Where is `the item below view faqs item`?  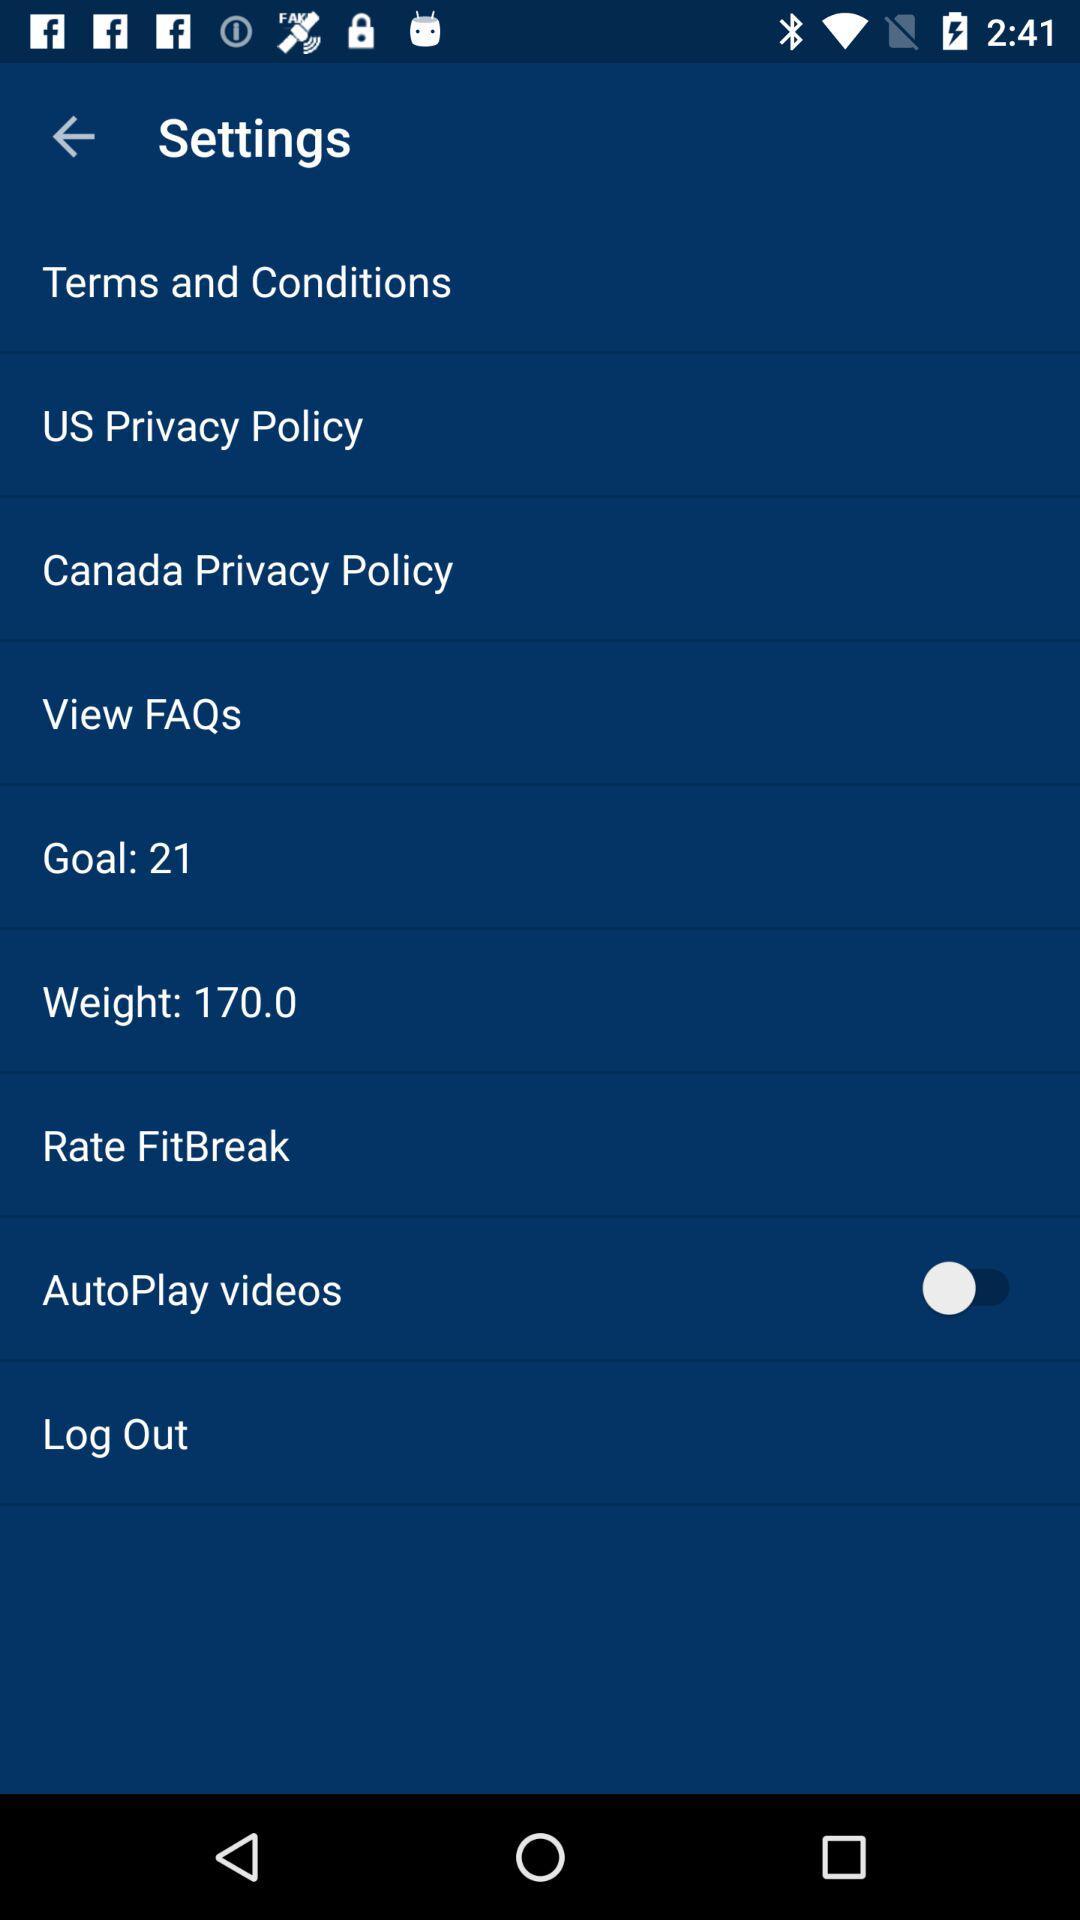 the item below view faqs item is located at coordinates (118, 856).